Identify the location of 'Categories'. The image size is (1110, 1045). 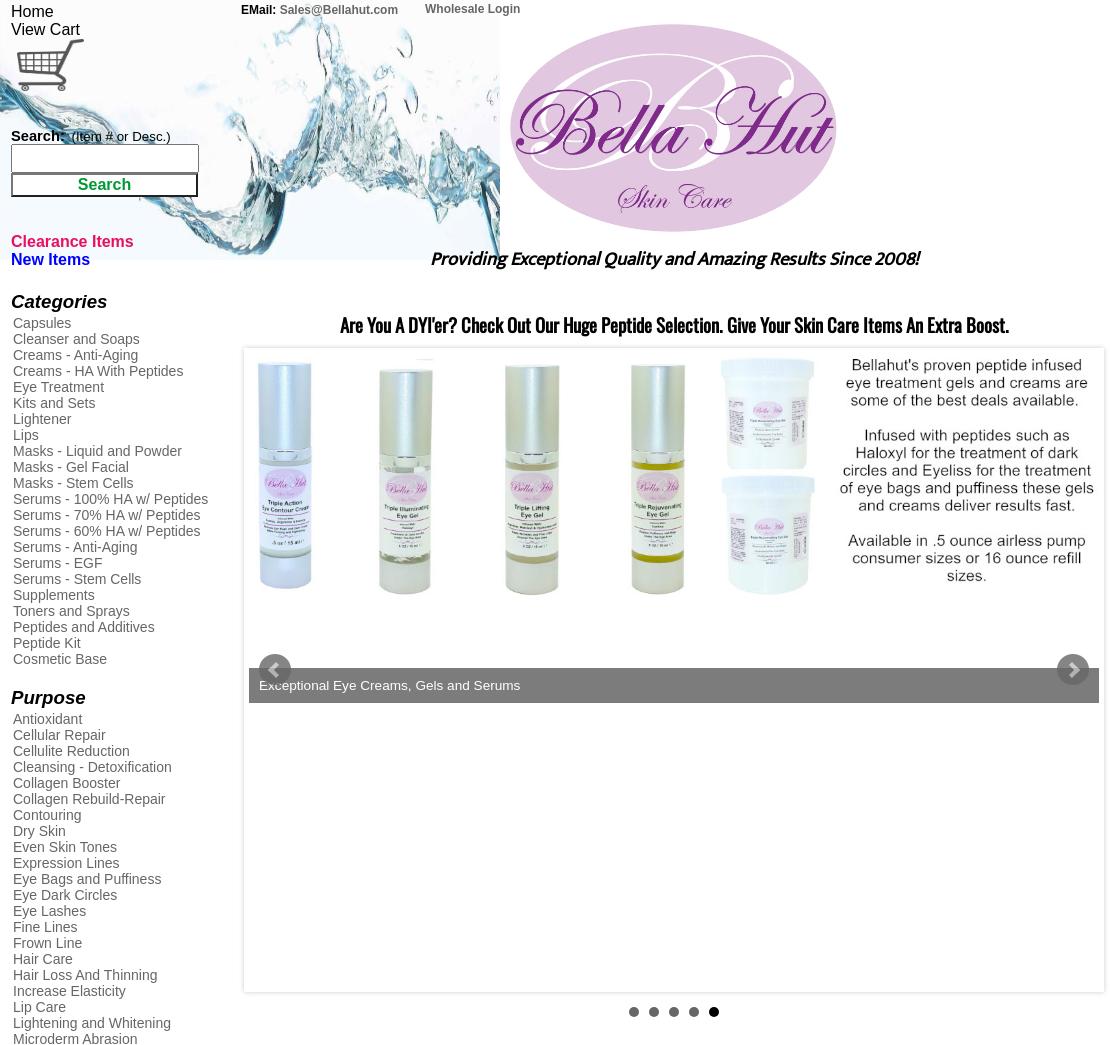
(58, 301).